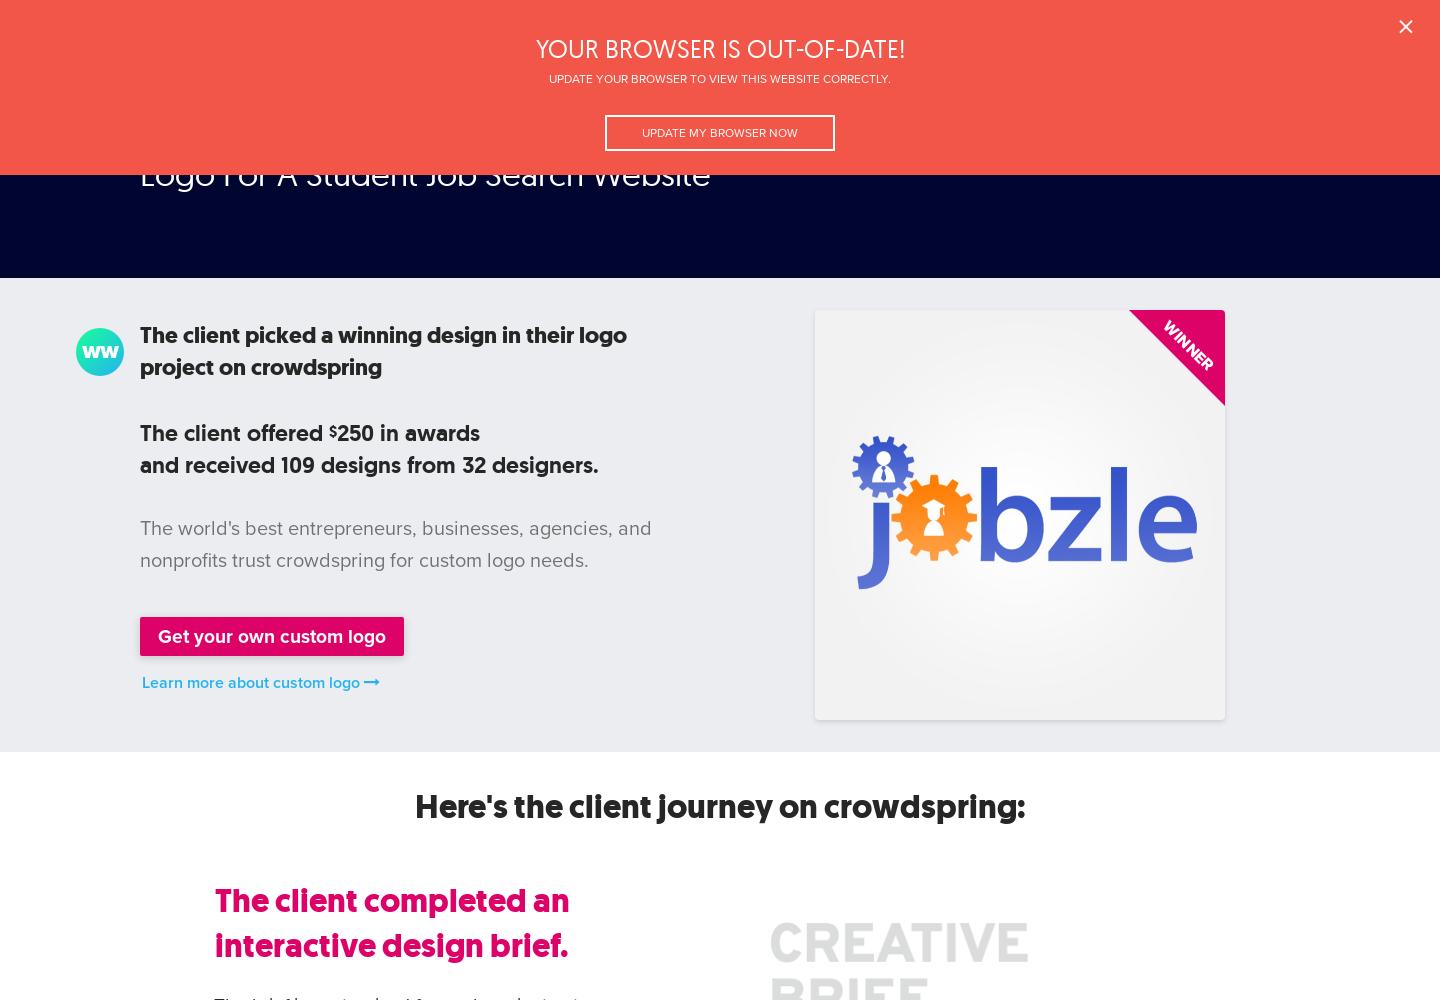  What do you see at coordinates (228, 139) in the screenshot?
I see `'project by'` at bounding box center [228, 139].